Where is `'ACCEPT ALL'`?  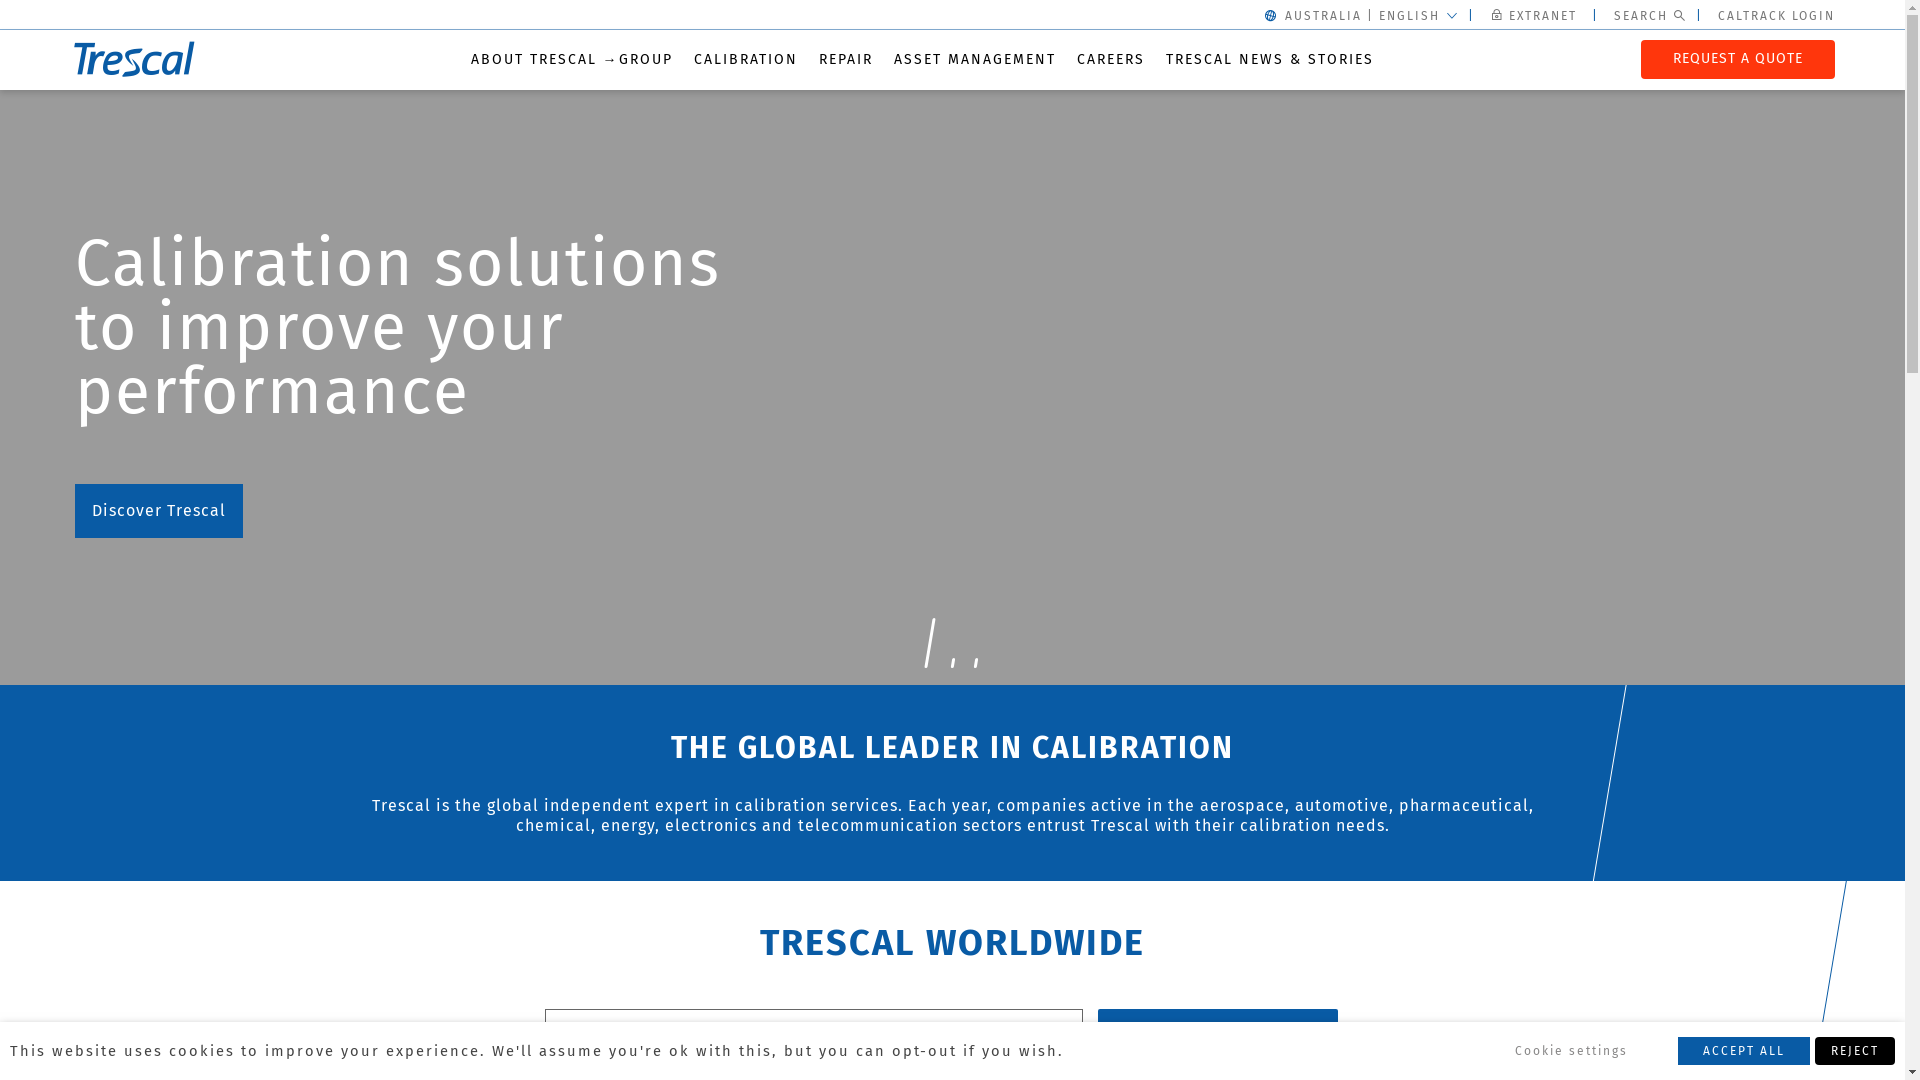 'ACCEPT ALL' is located at coordinates (1742, 1049).